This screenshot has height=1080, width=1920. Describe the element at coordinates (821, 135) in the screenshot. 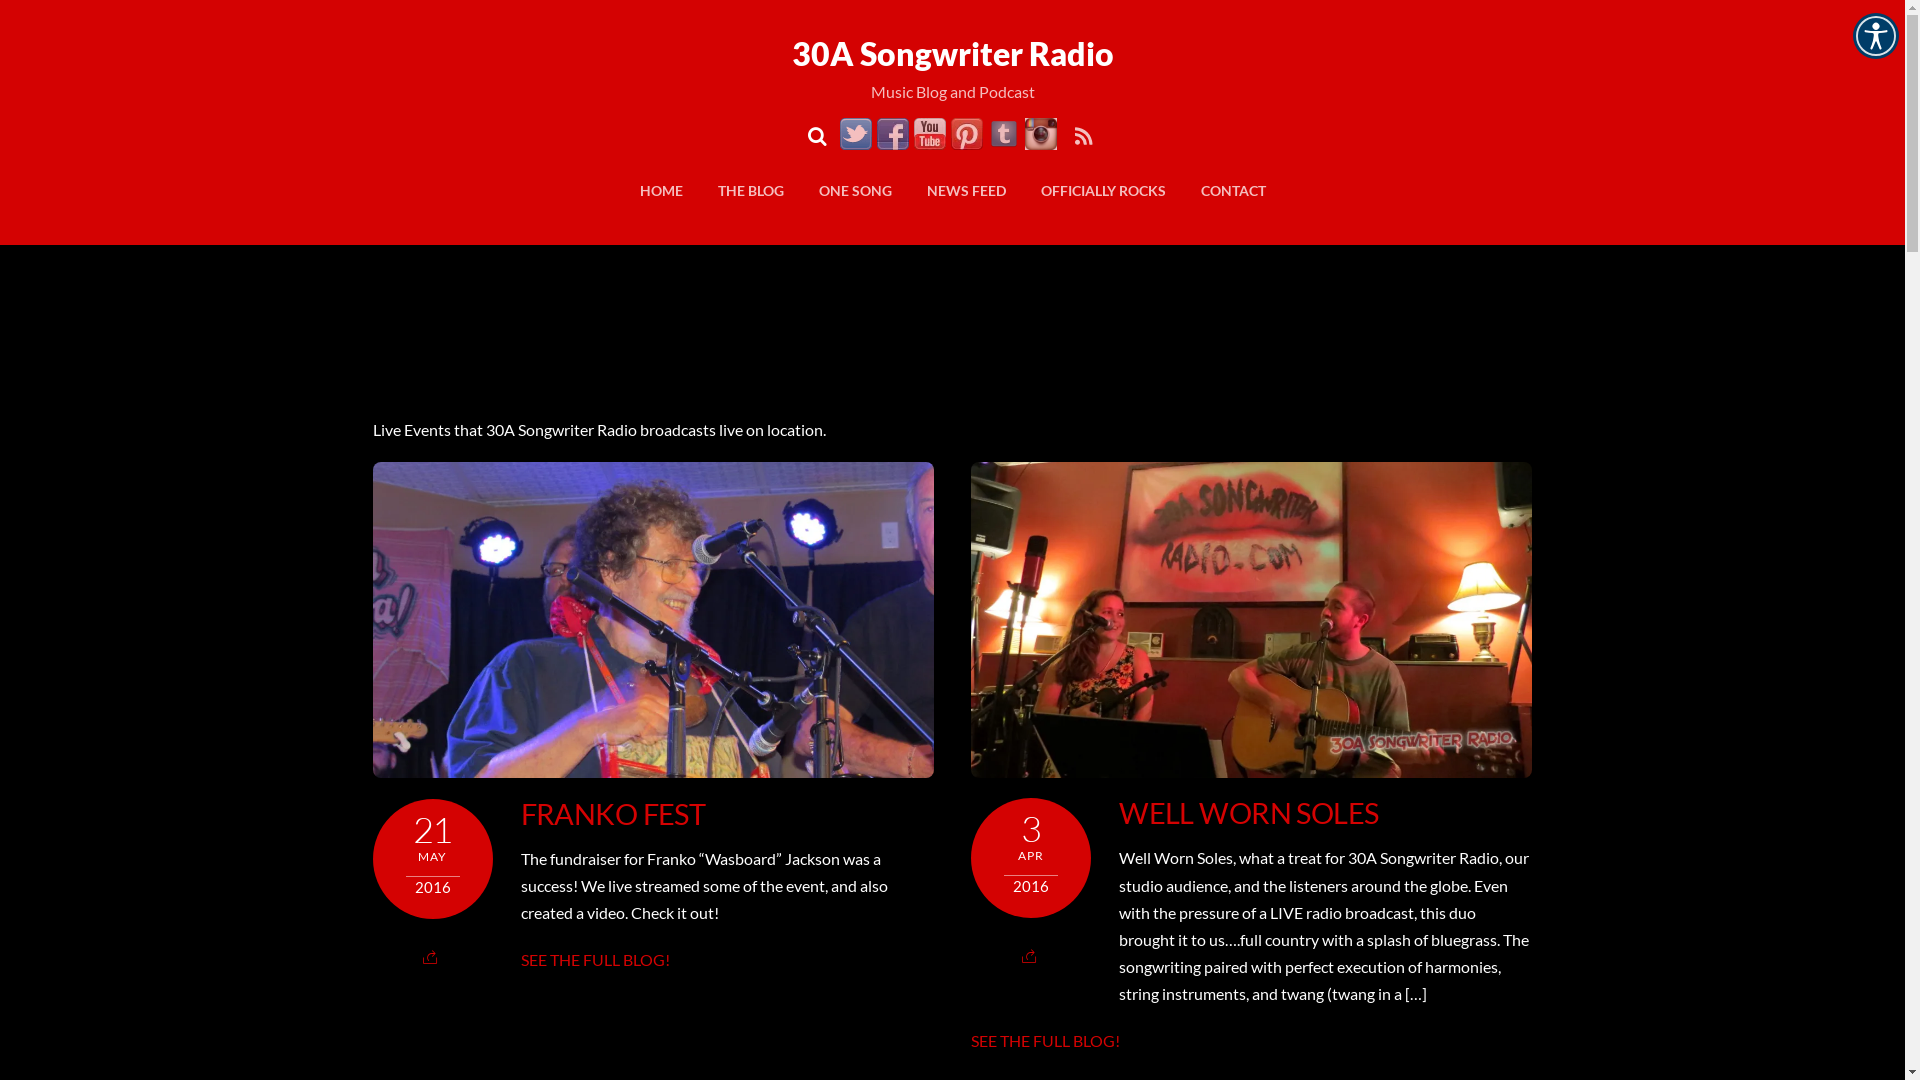

I see `'Search'` at that location.